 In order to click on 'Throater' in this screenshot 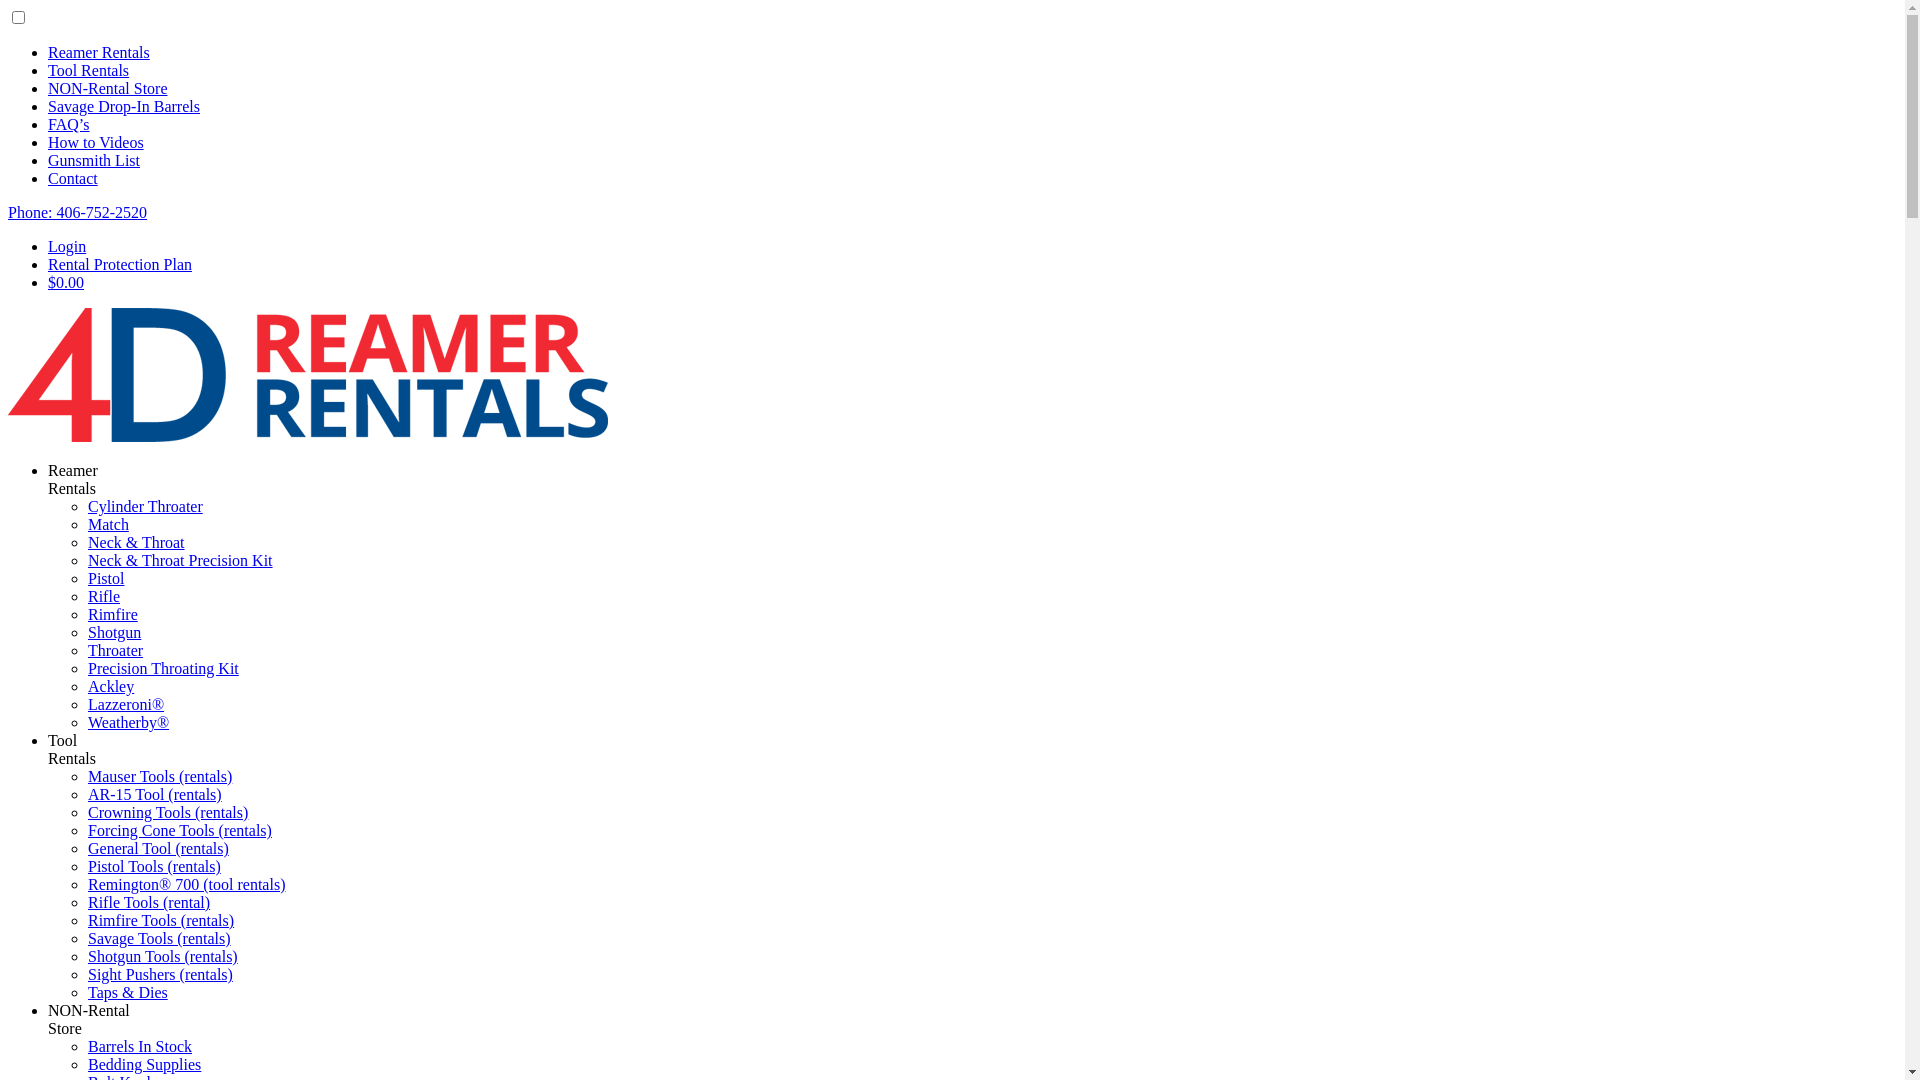, I will do `click(114, 650)`.